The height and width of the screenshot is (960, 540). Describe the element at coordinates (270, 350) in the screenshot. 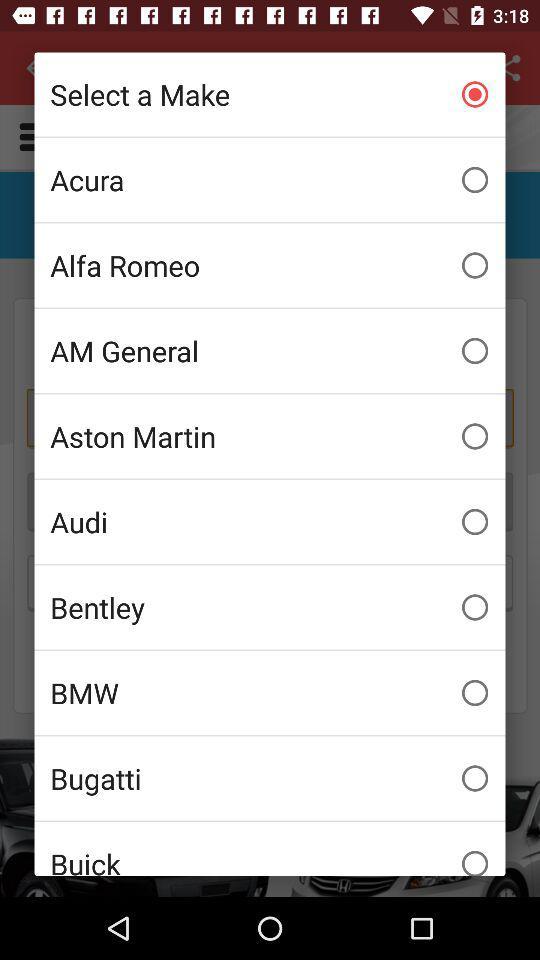

I see `the am general item` at that location.